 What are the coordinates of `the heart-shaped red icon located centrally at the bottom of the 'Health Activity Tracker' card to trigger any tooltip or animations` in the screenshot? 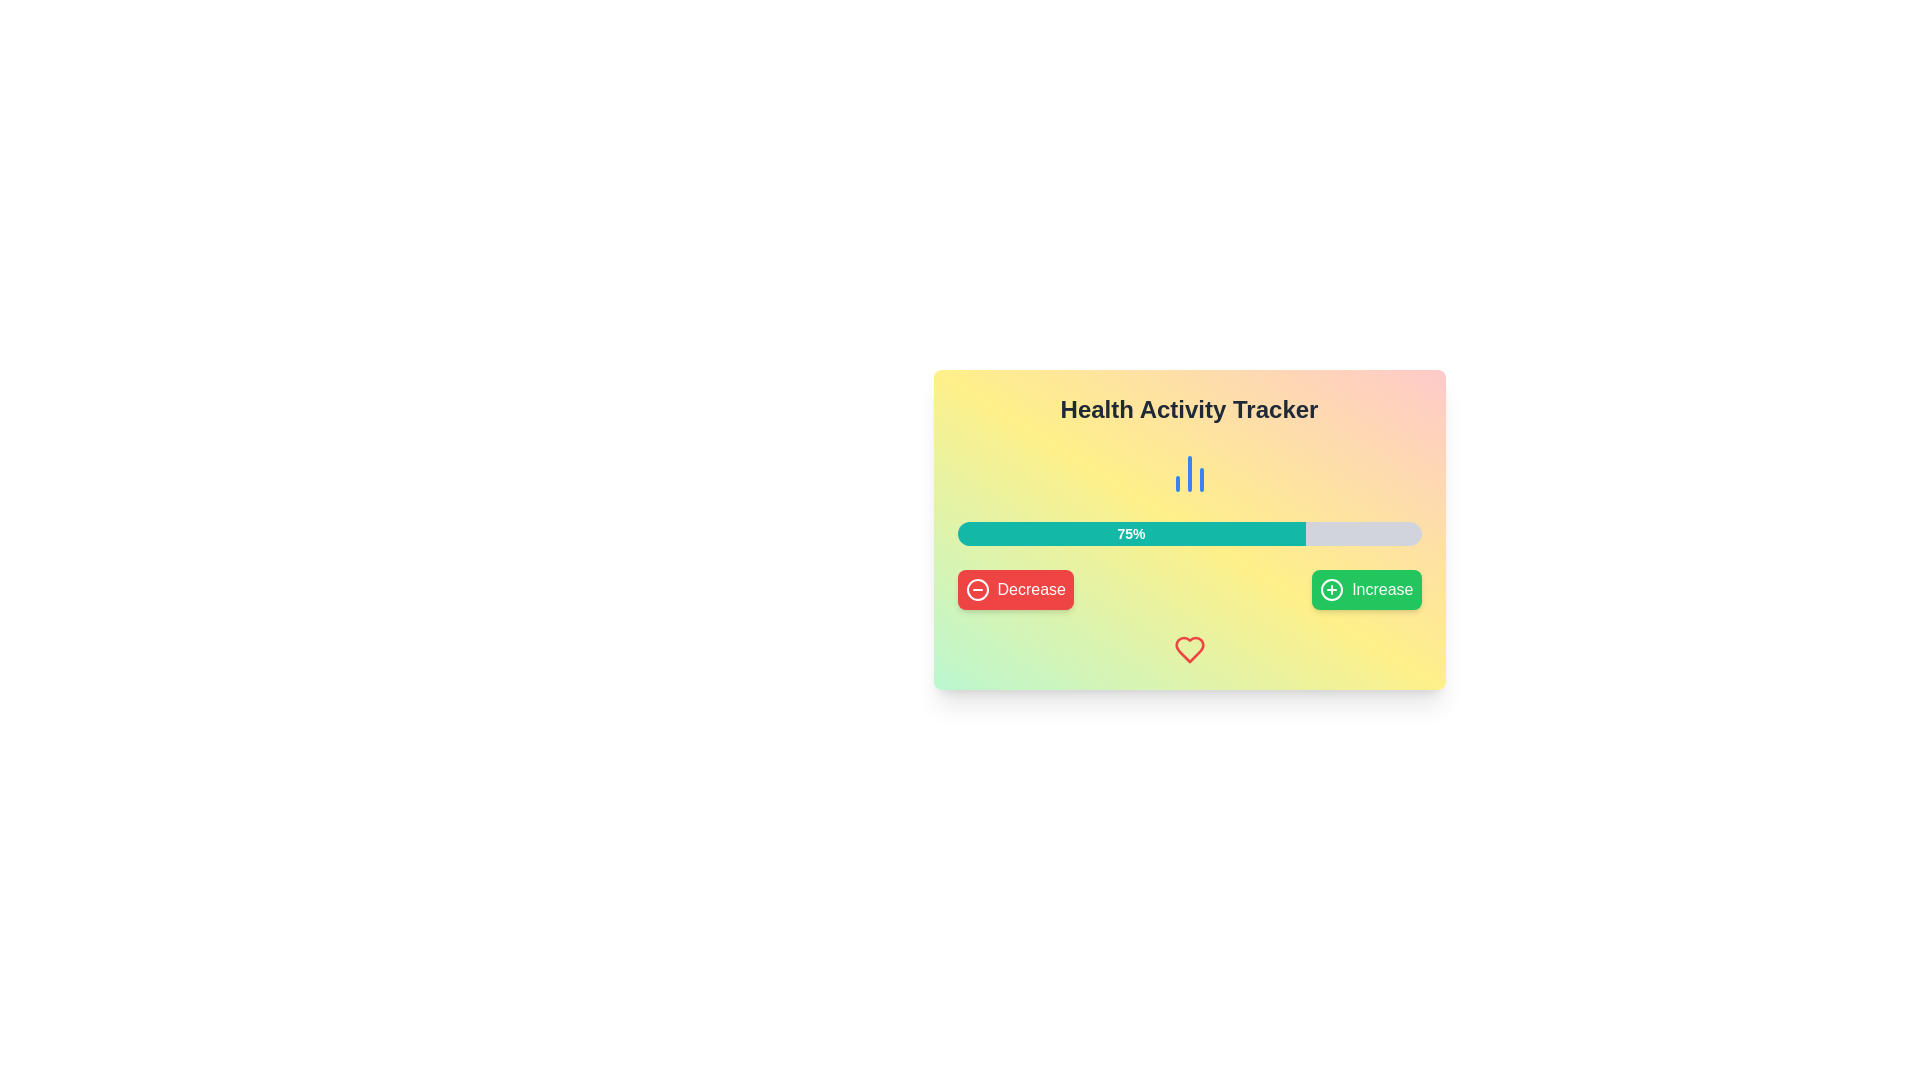 It's located at (1189, 650).